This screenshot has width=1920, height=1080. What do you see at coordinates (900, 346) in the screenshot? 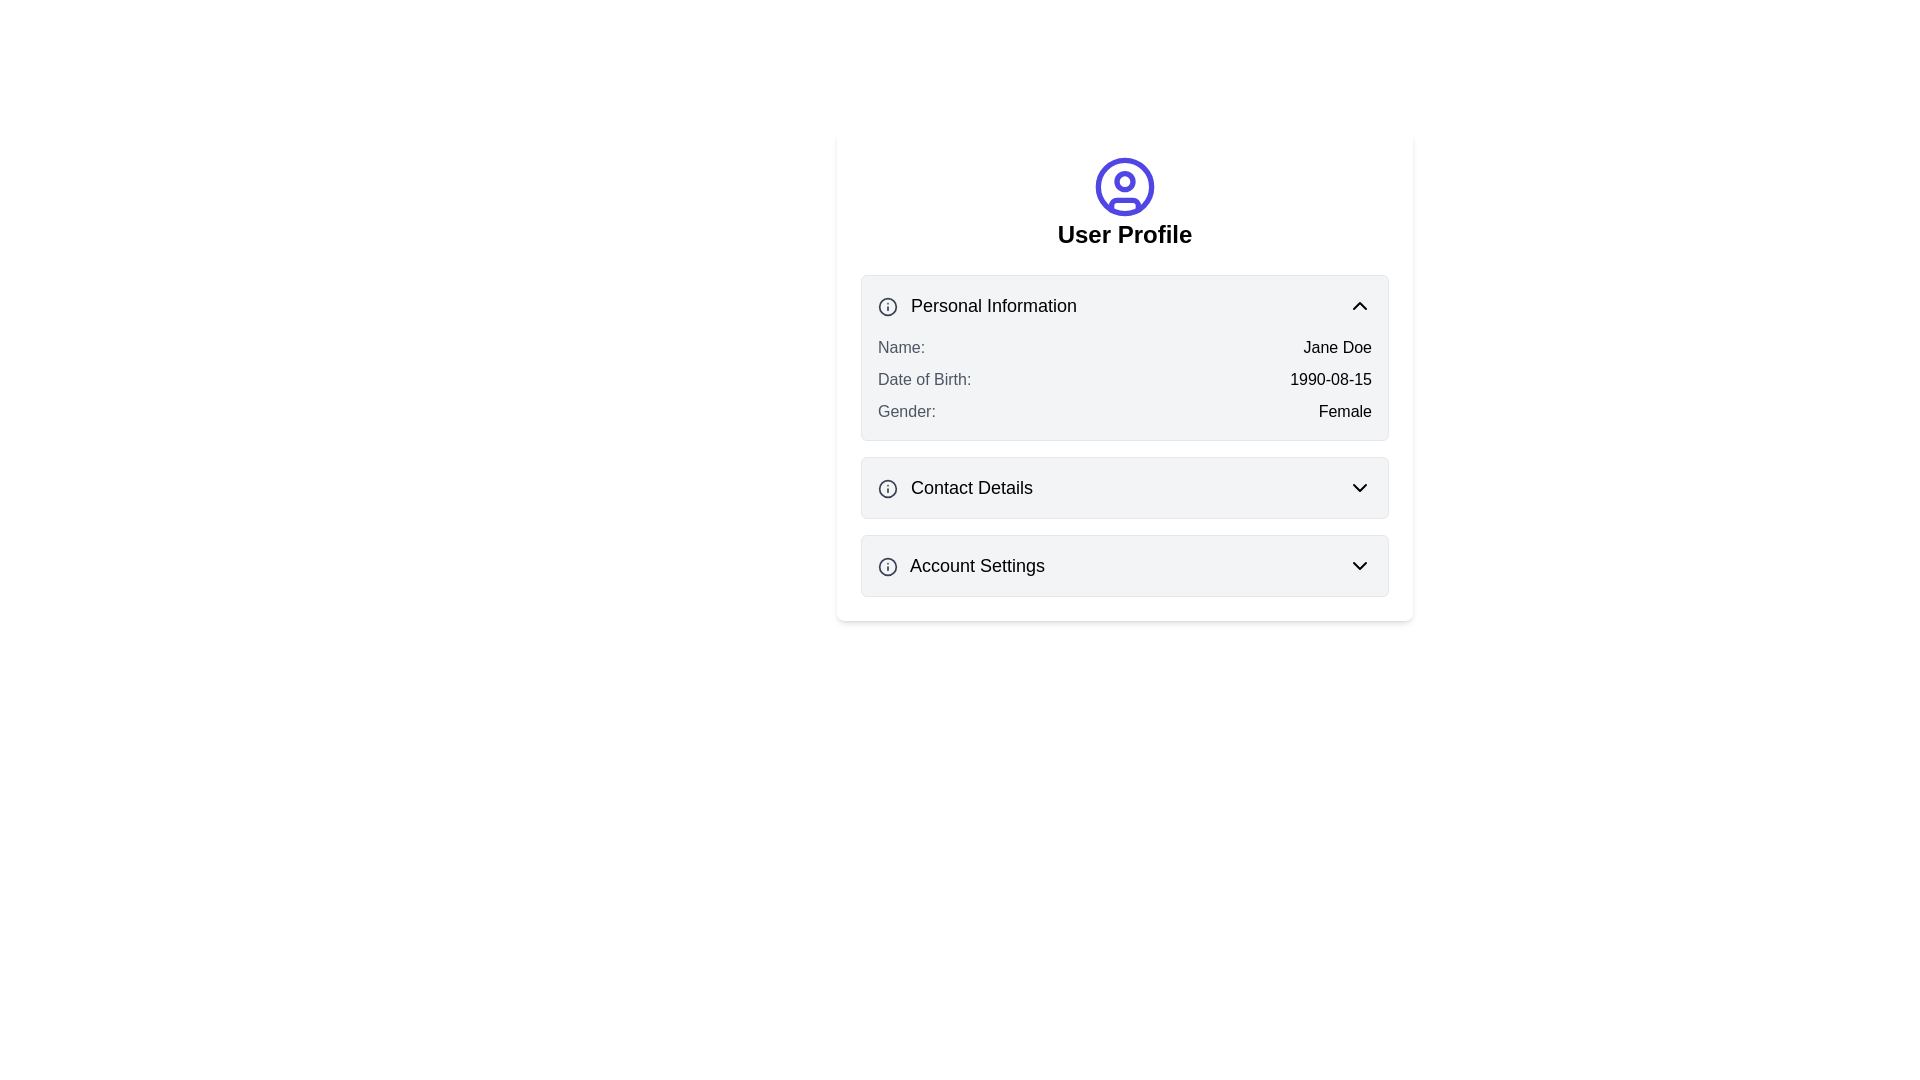
I see `the text label indicating the user's name in the personal information section of the user profile interface` at bounding box center [900, 346].